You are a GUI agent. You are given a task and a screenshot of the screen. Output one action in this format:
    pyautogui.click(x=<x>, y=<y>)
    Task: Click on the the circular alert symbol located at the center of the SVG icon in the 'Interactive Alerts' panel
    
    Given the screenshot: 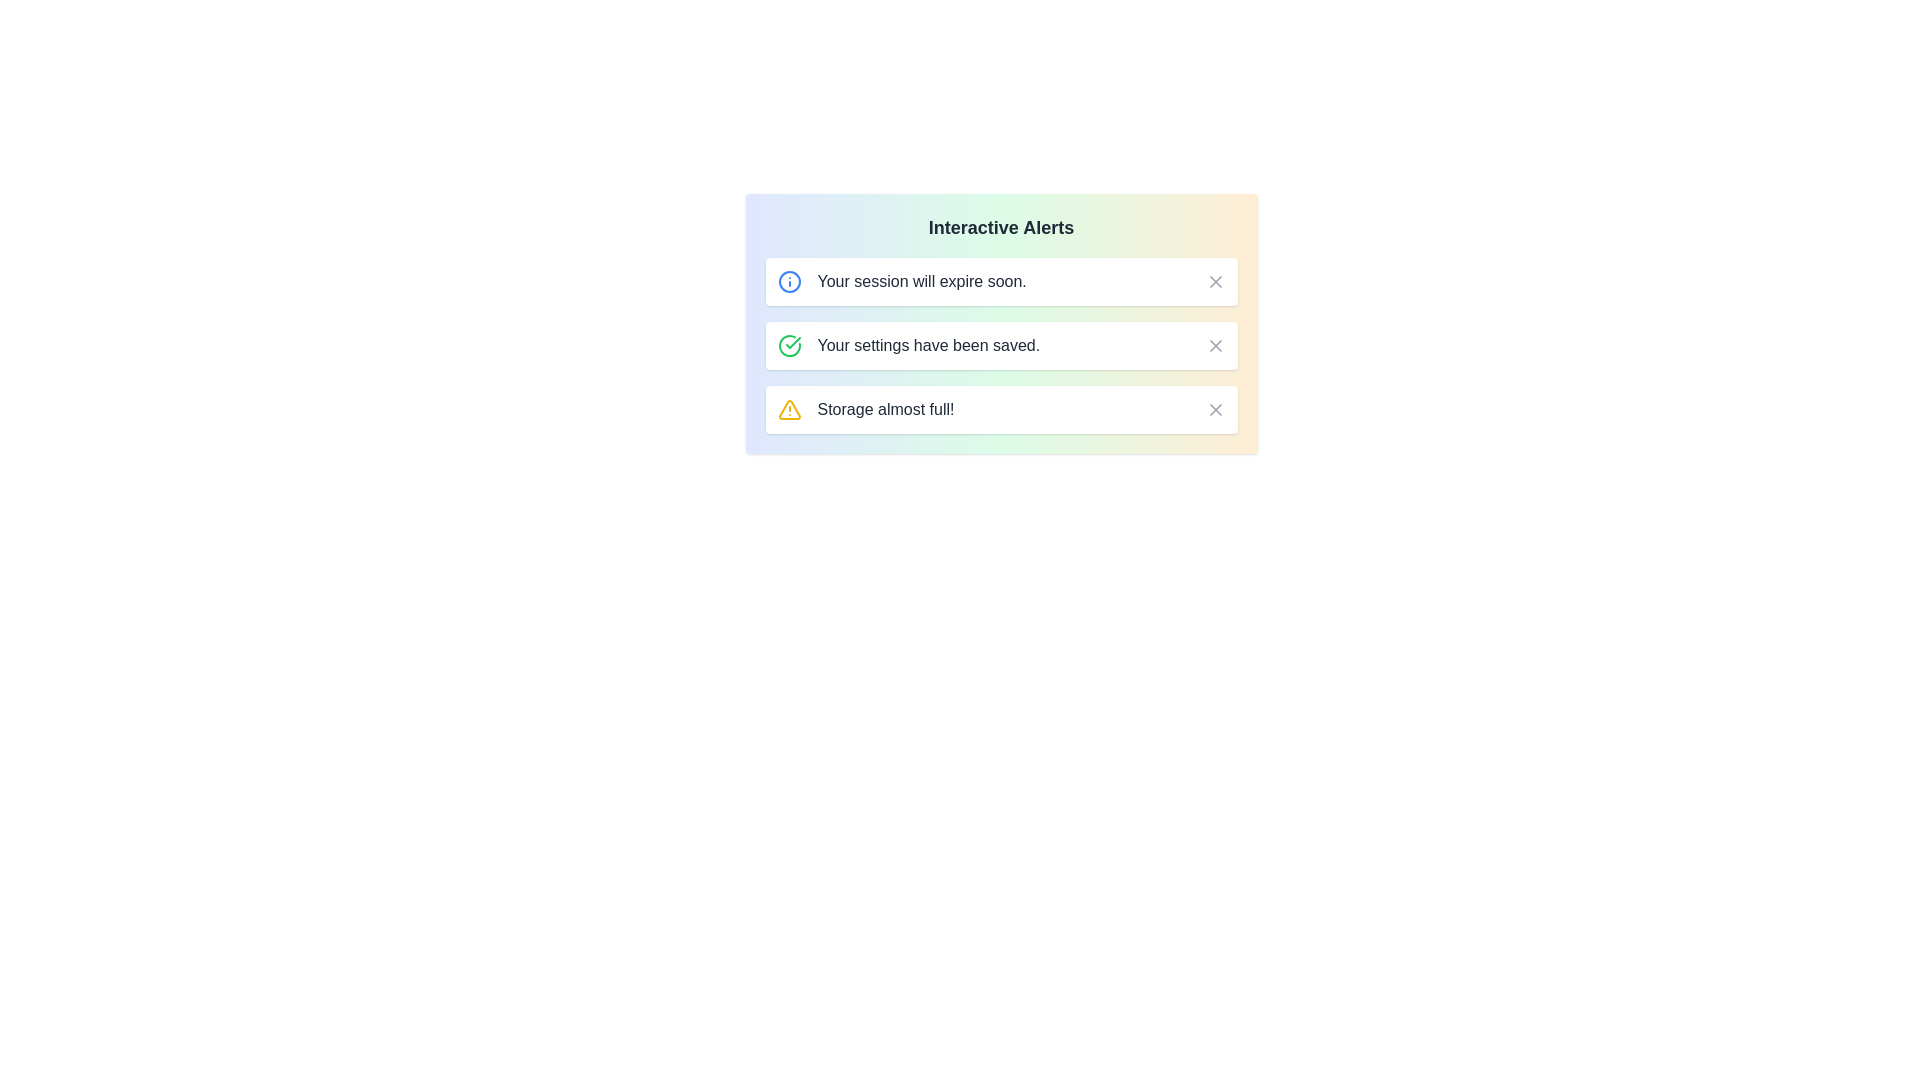 What is the action you would take?
    pyautogui.click(x=788, y=281)
    